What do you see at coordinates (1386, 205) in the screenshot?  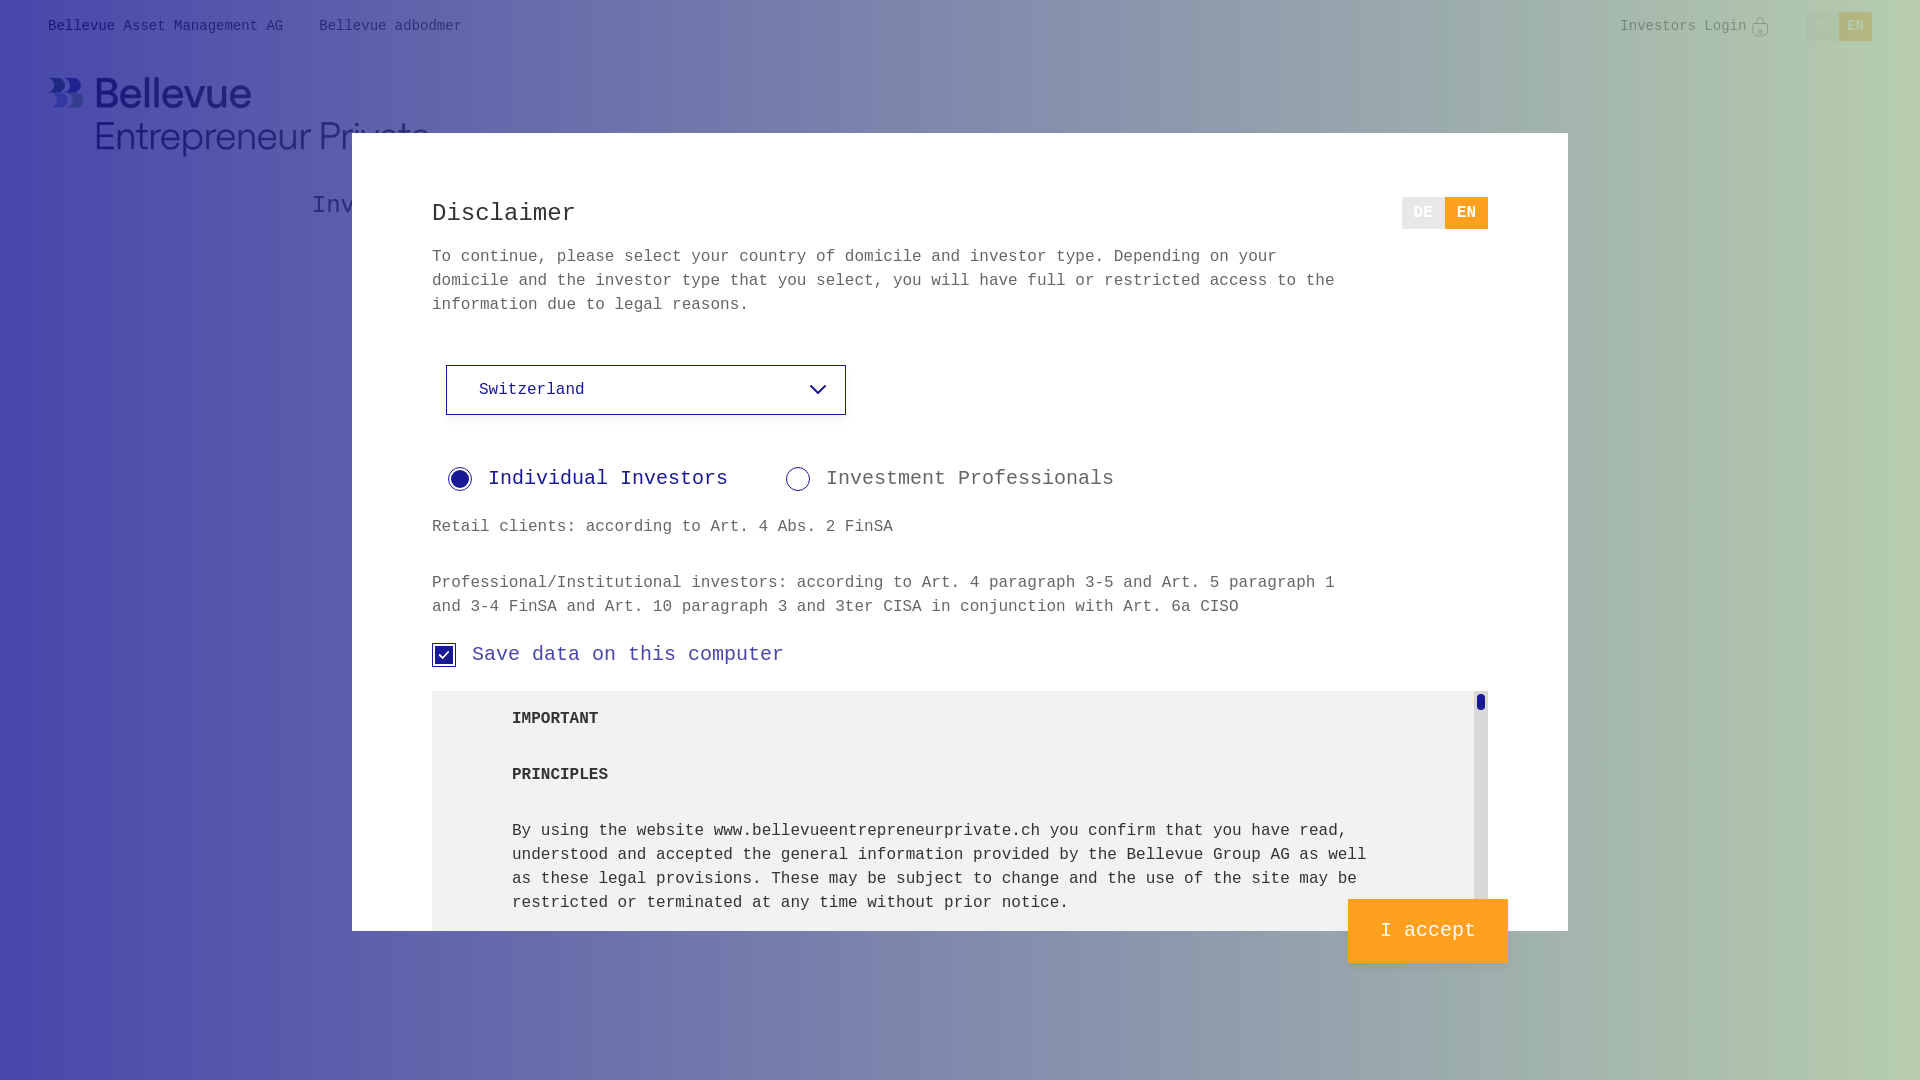 I see `'Contact'` at bounding box center [1386, 205].